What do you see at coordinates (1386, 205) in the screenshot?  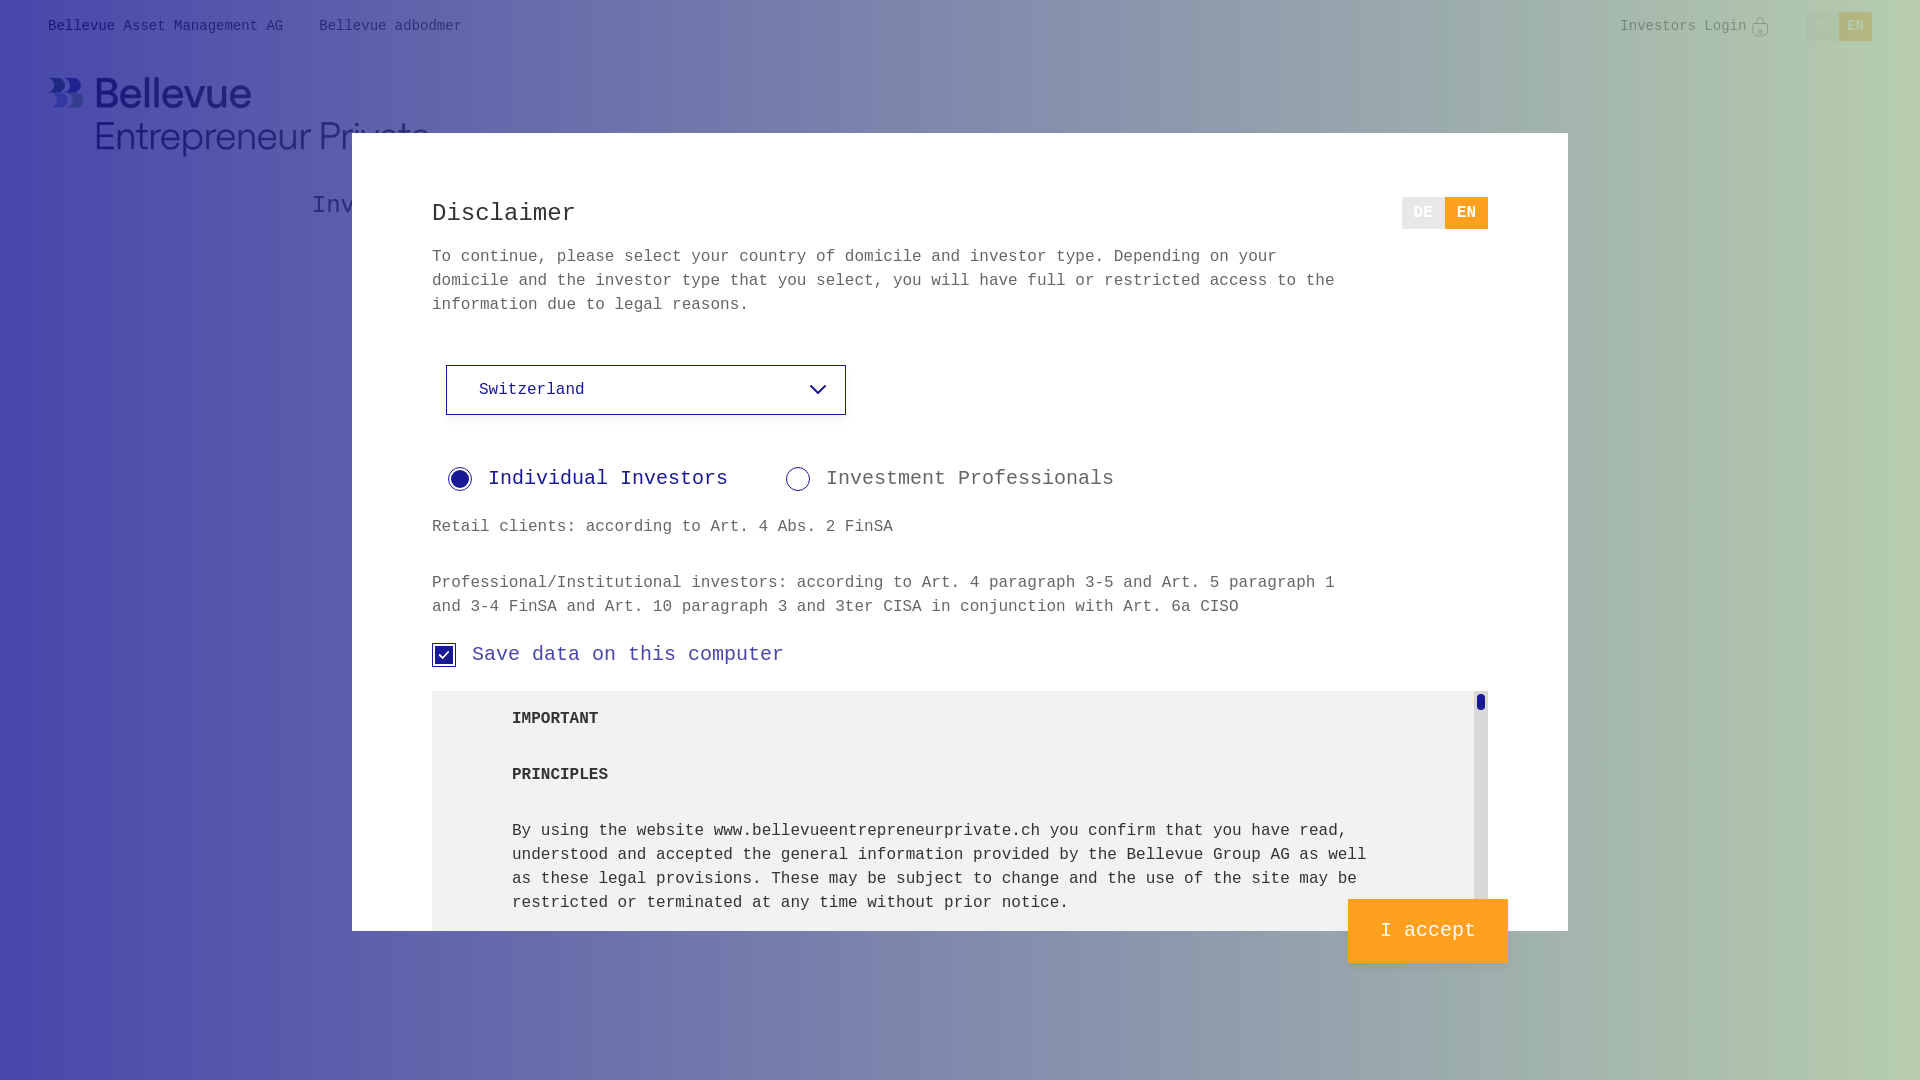 I see `'Contact'` at bounding box center [1386, 205].